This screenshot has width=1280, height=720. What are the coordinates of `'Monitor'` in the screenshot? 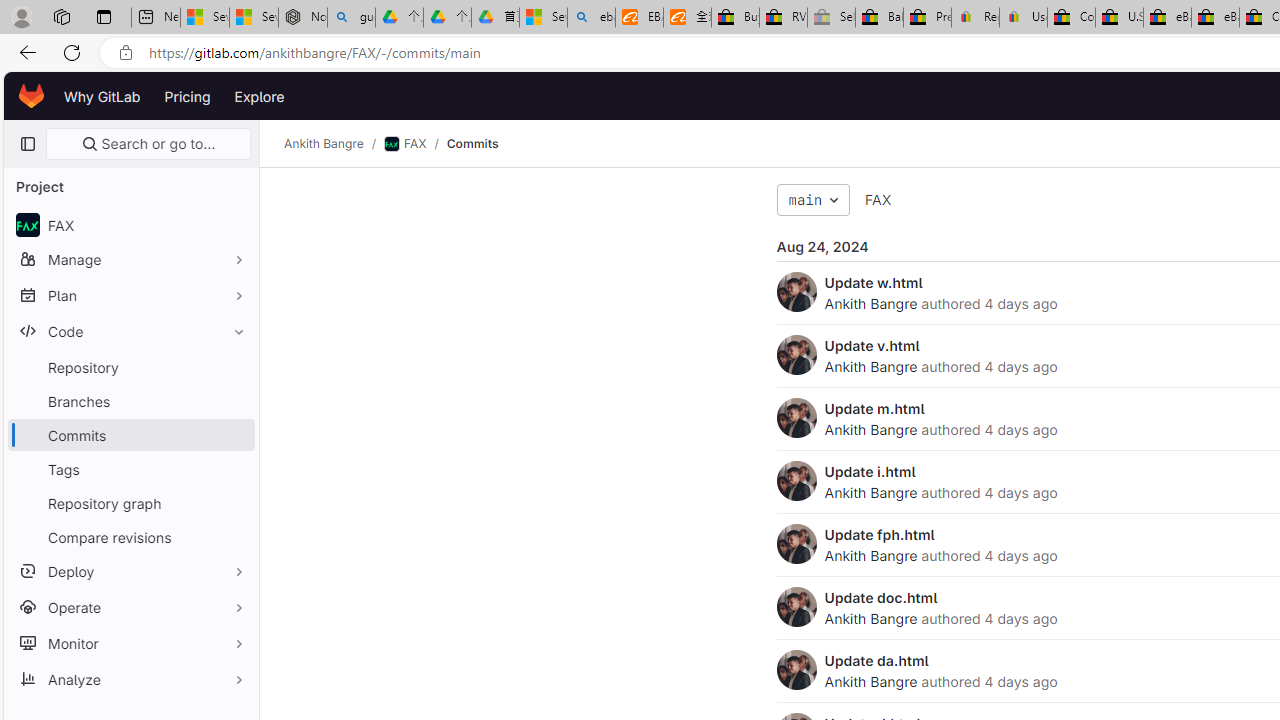 It's located at (130, 642).